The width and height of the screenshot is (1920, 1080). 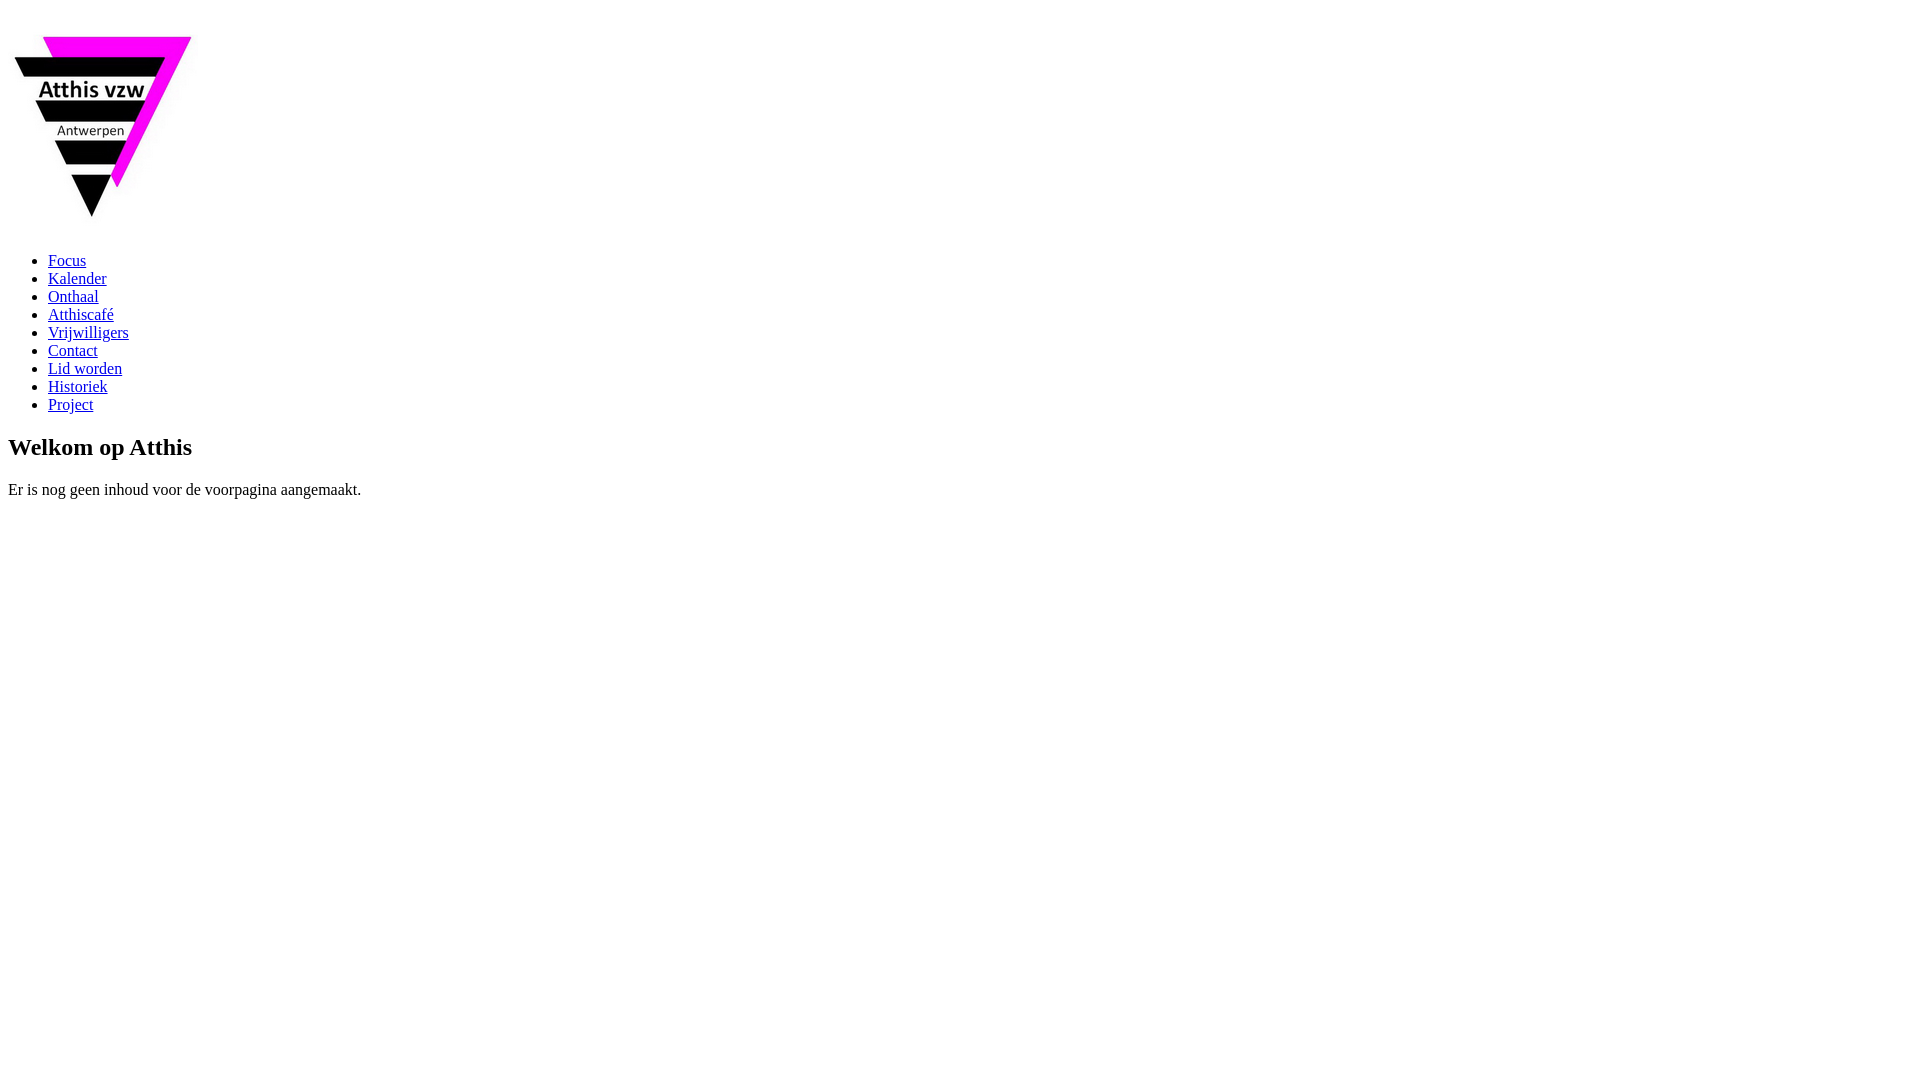 What do you see at coordinates (48, 404) in the screenshot?
I see `'Project'` at bounding box center [48, 404].